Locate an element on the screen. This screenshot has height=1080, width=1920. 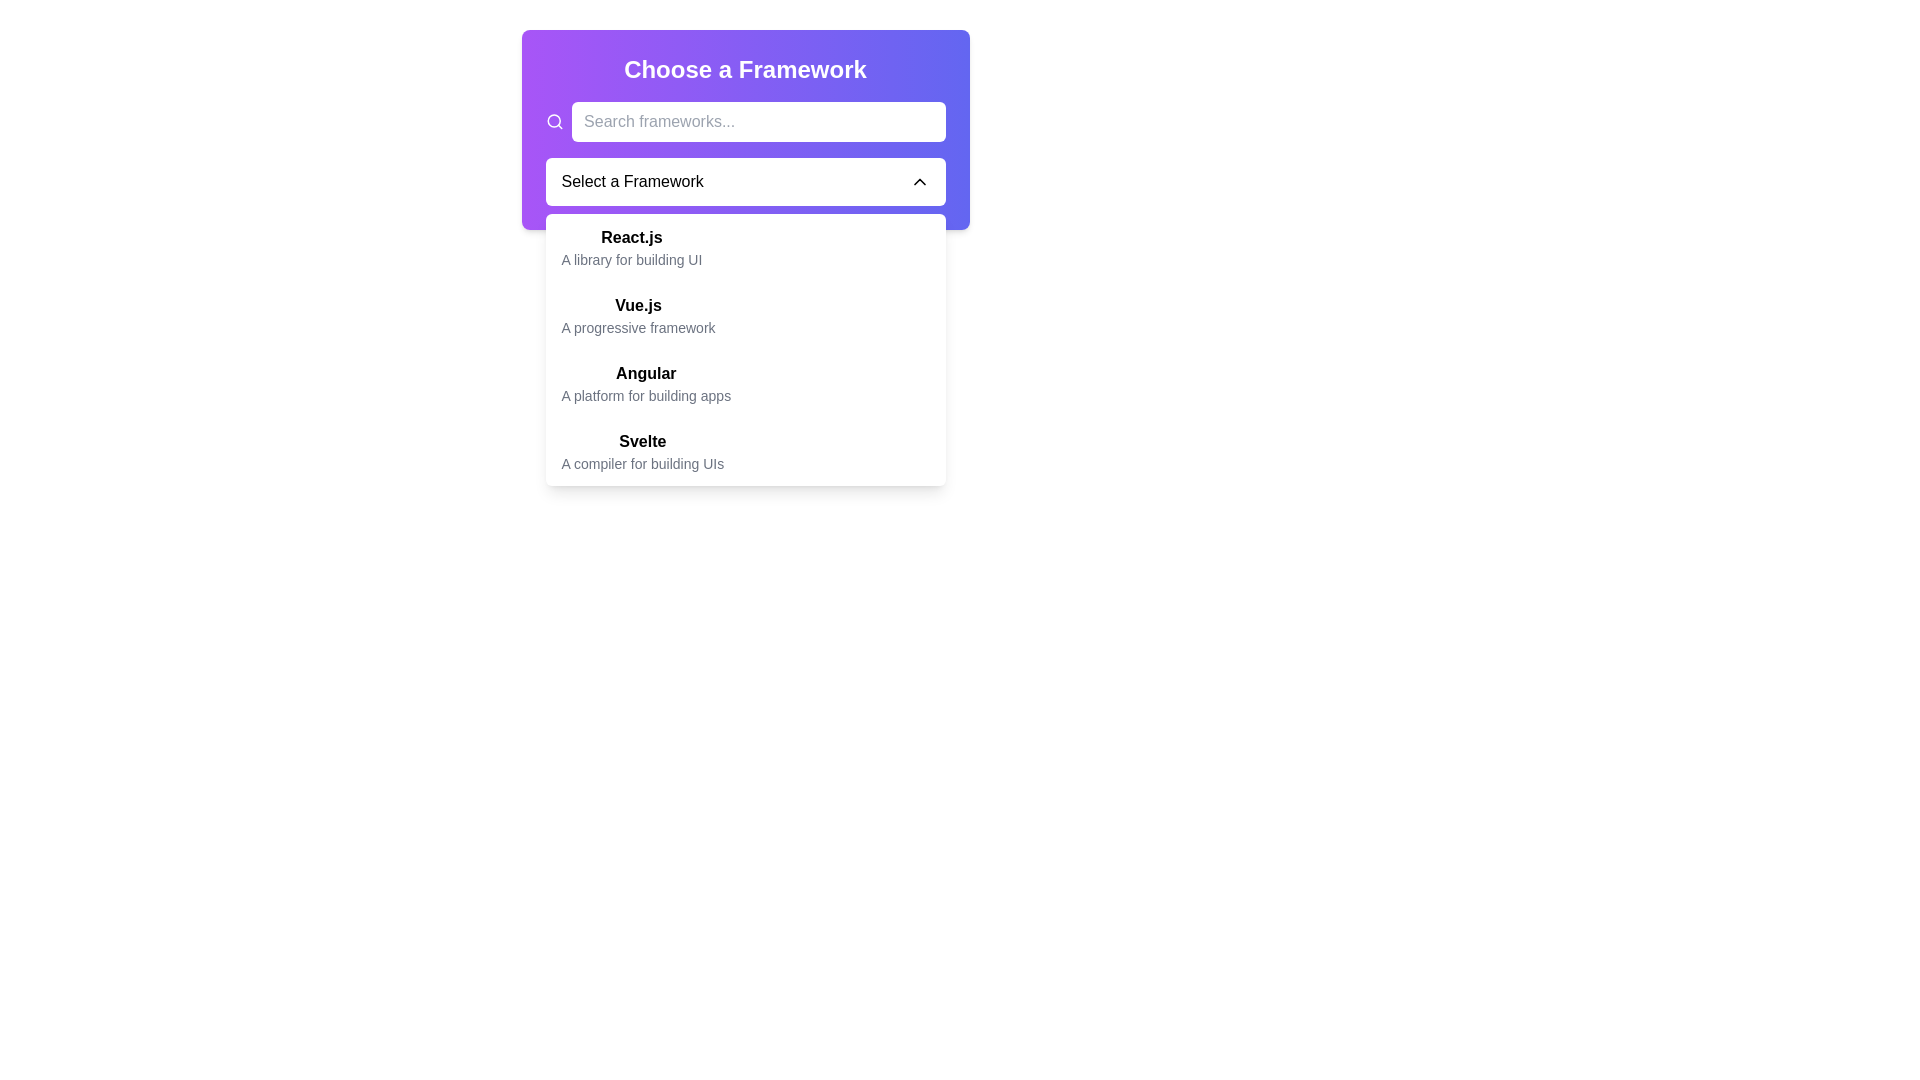
the second selectable item in the dropdown menu labeled 'Select a Framework' is located at coordinates (637, 315).